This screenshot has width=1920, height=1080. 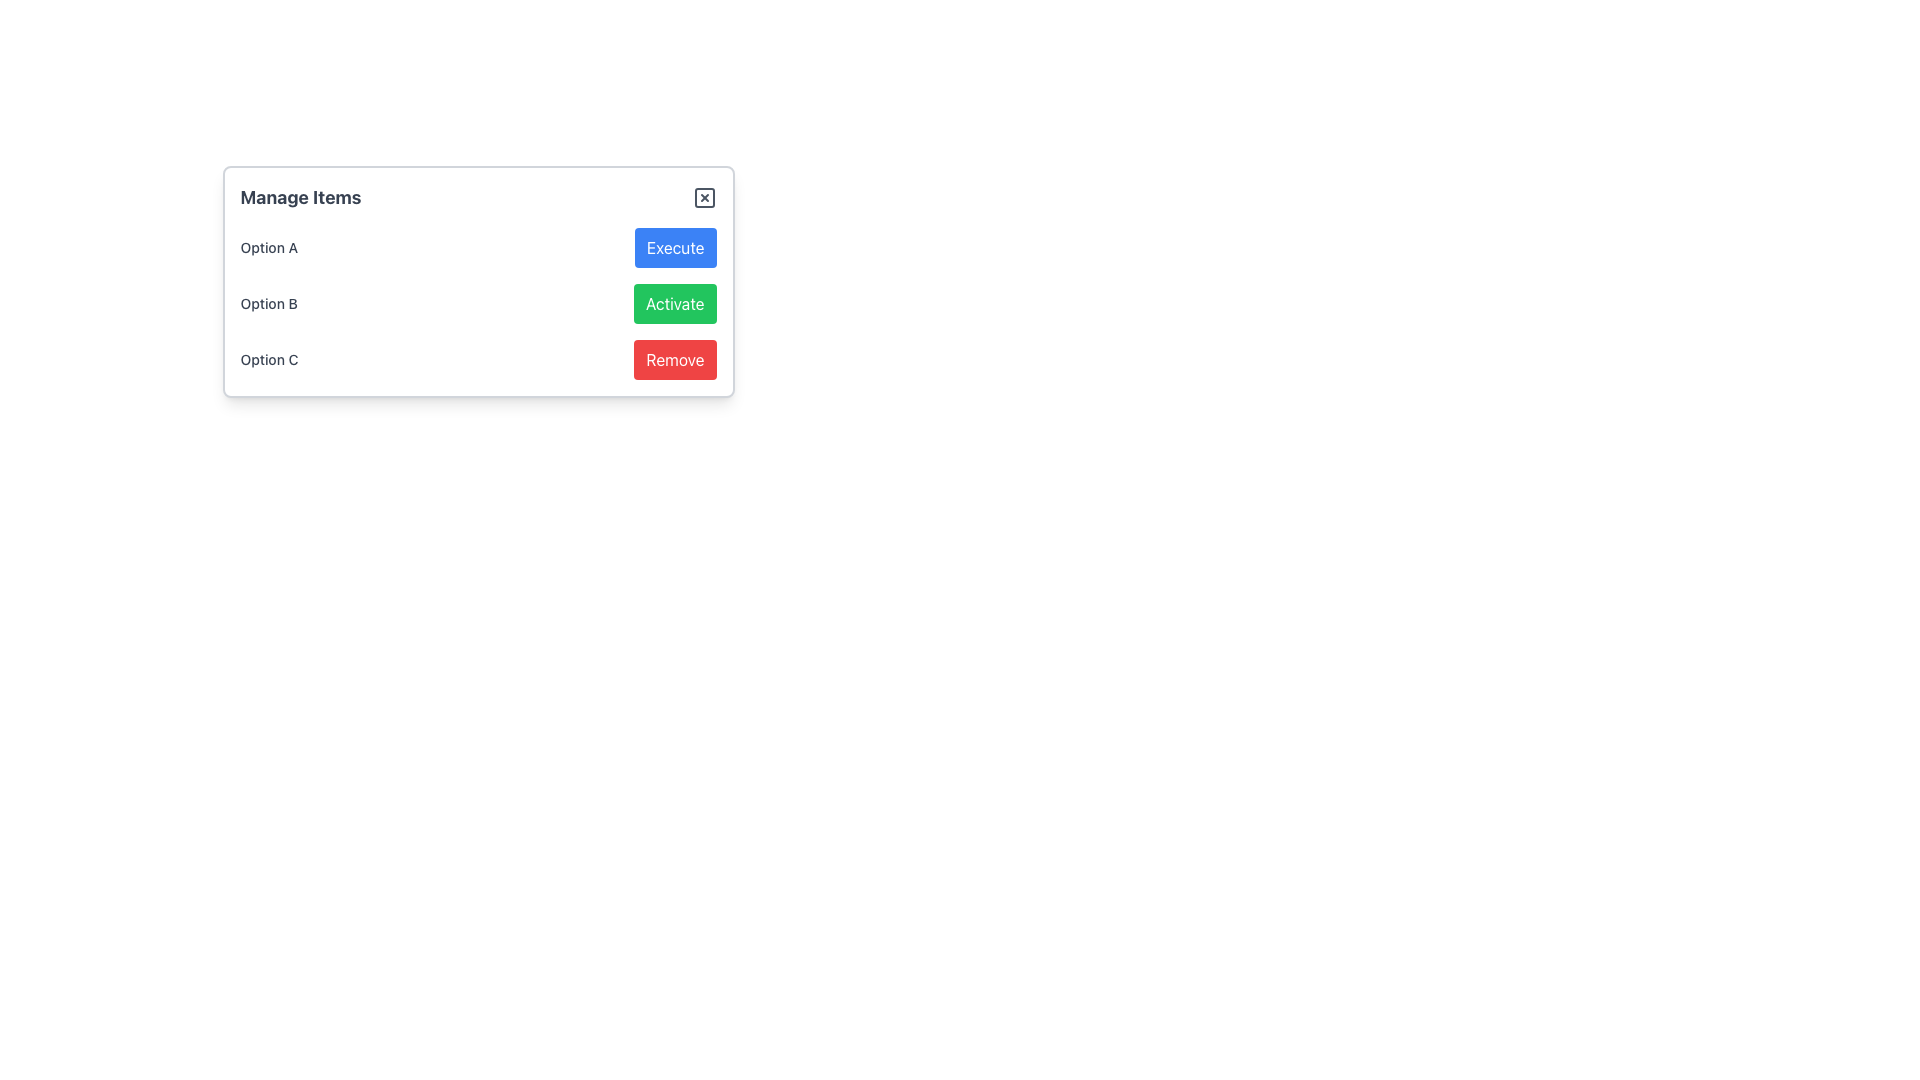 What do you see at coordinates (268, 358) in the screenshot?
I see `the text label that identifies an option within the 'Manage Items' section, specifically the third entry in the list, located below 'Option B'` at bounding box center [268, 358].